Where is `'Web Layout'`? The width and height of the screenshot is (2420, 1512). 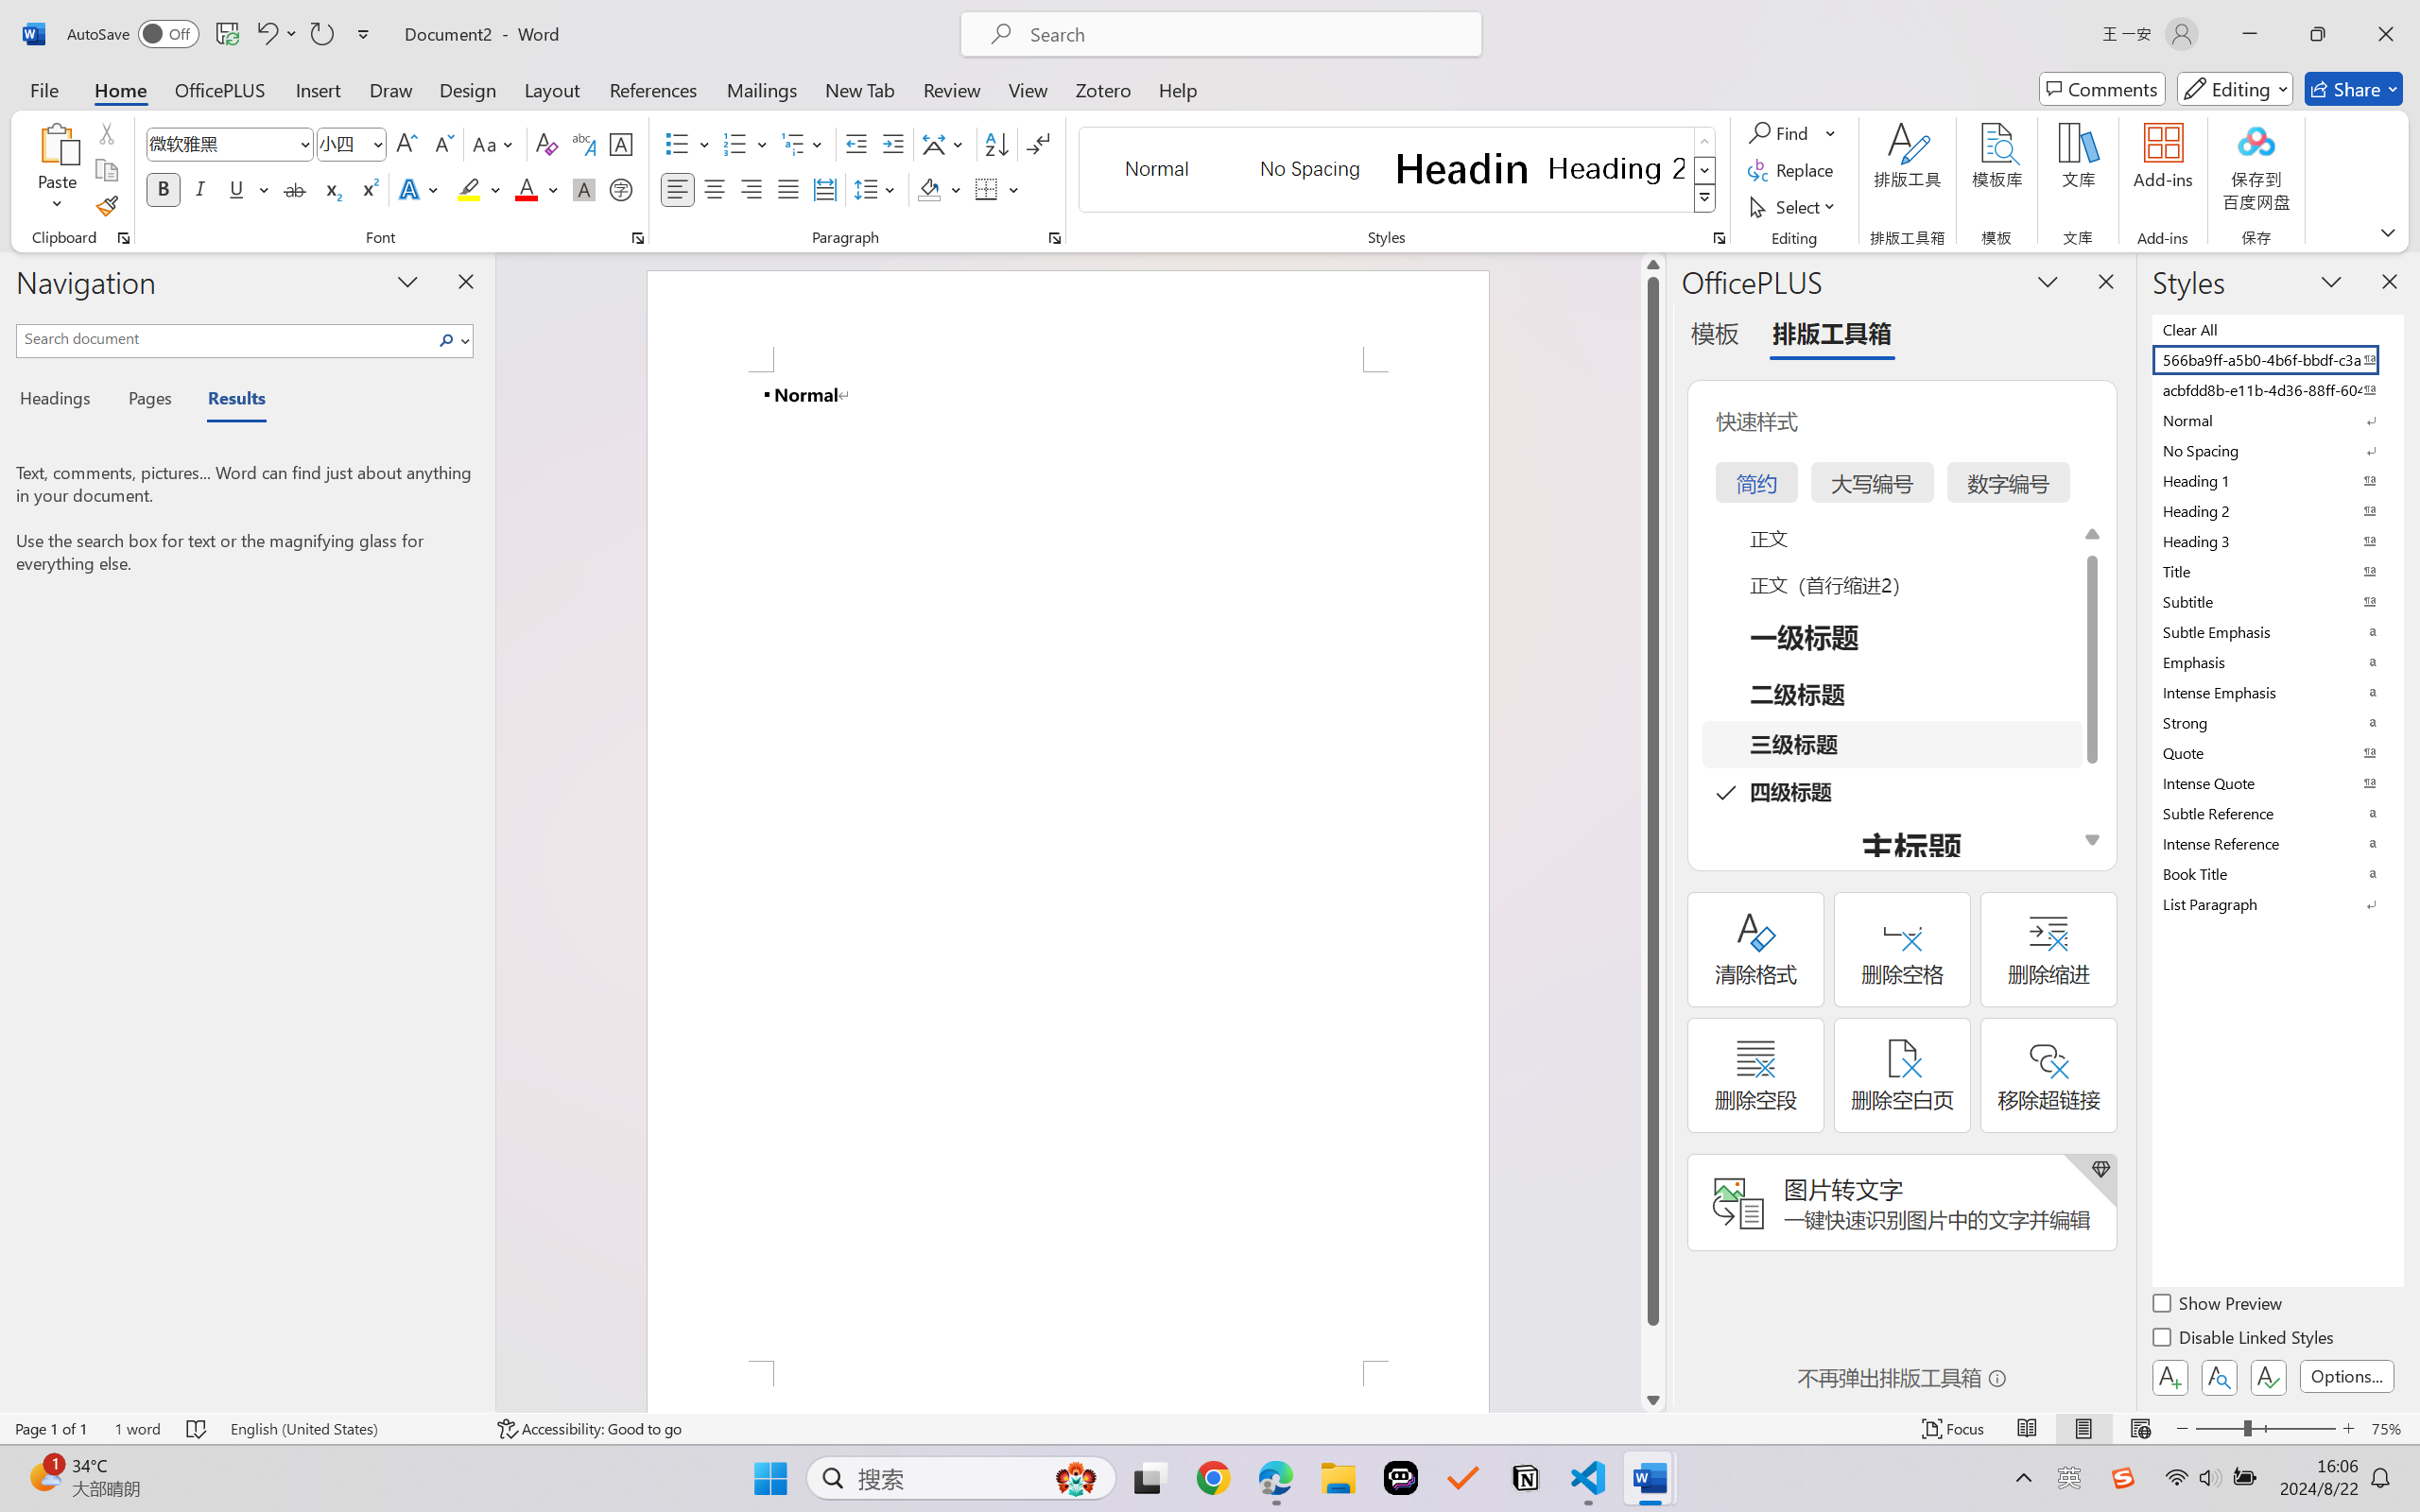
'Web Layout' is located at coordinates (2139, 1428).